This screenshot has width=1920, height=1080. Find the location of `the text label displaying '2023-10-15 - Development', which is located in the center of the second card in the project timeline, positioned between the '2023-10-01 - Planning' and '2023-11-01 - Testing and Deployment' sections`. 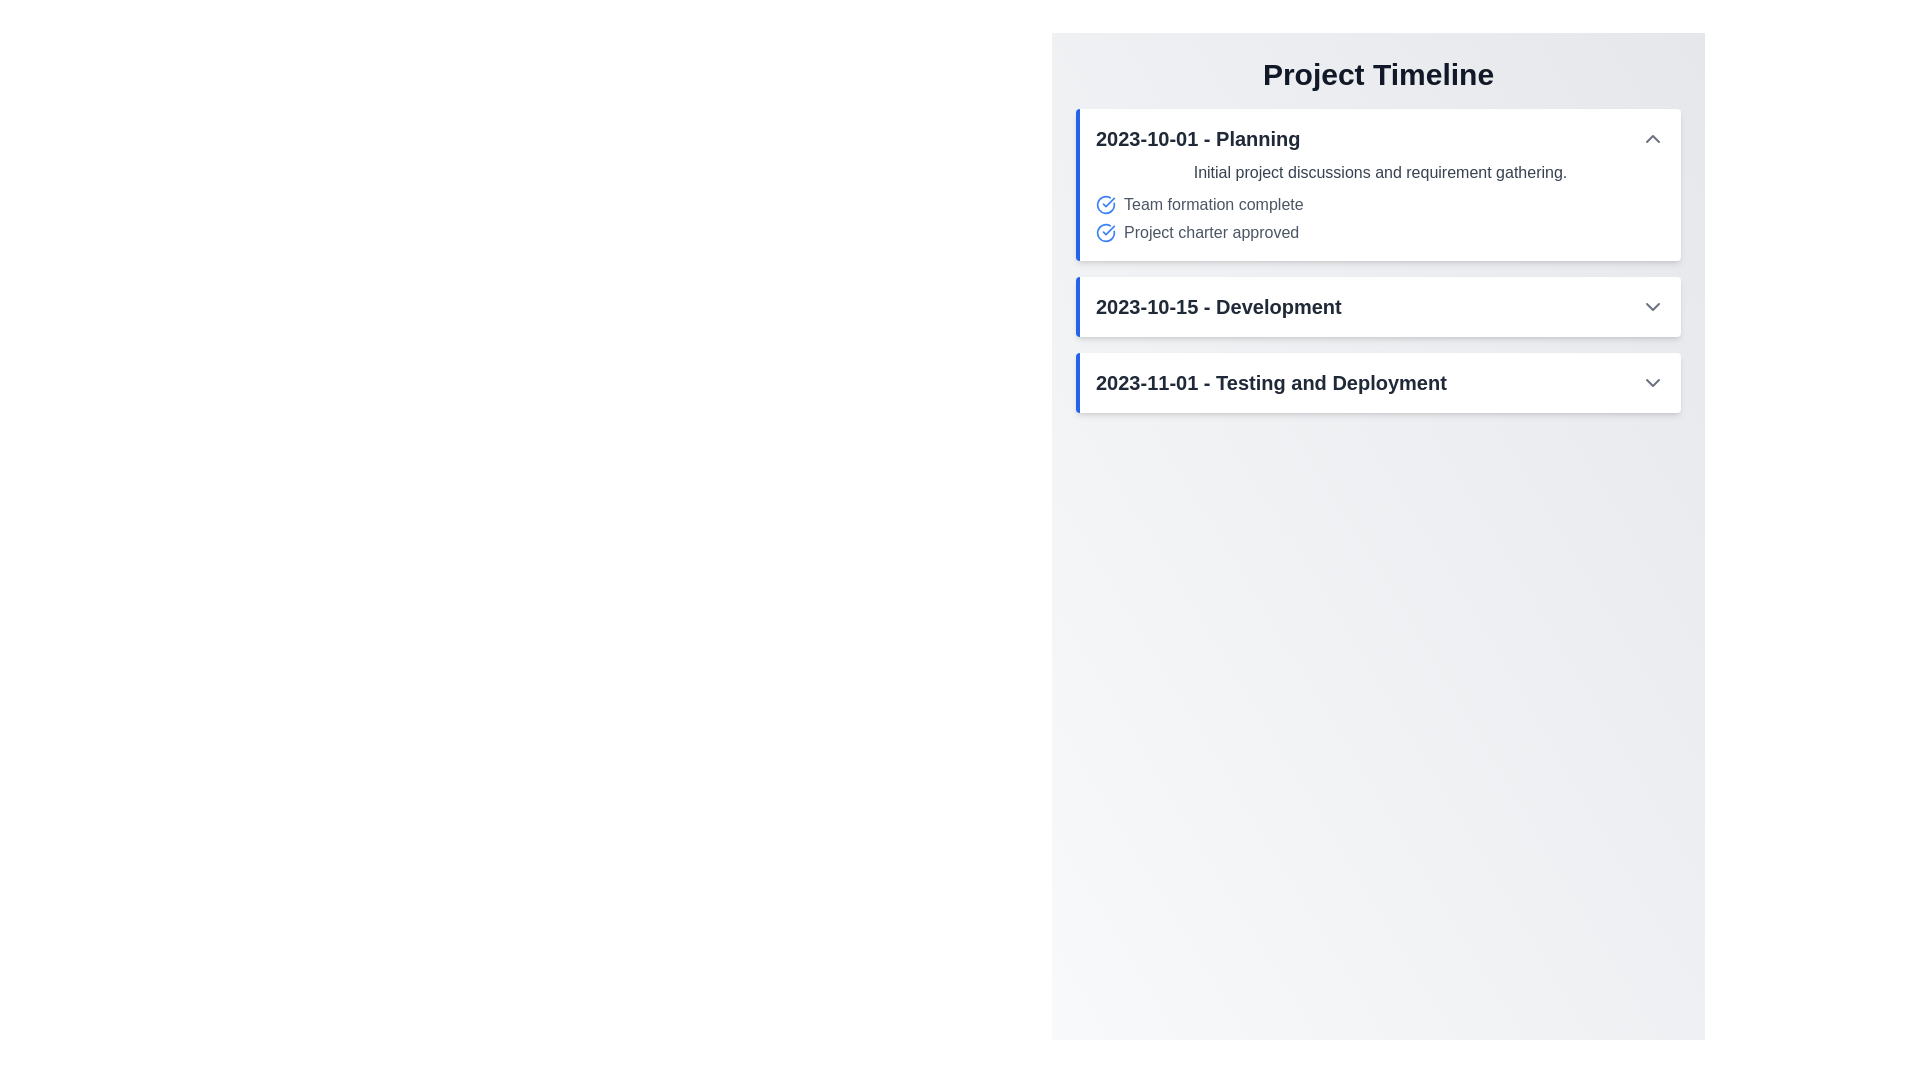

the text label displaying '2023-10-15 - Development', which is located in the center of the second card in the project timeline, positioned between the '2023-10-01 - Planning' and '2023-11-01 - Testing and Deployment' sections is located at coordinates (1217, 307).